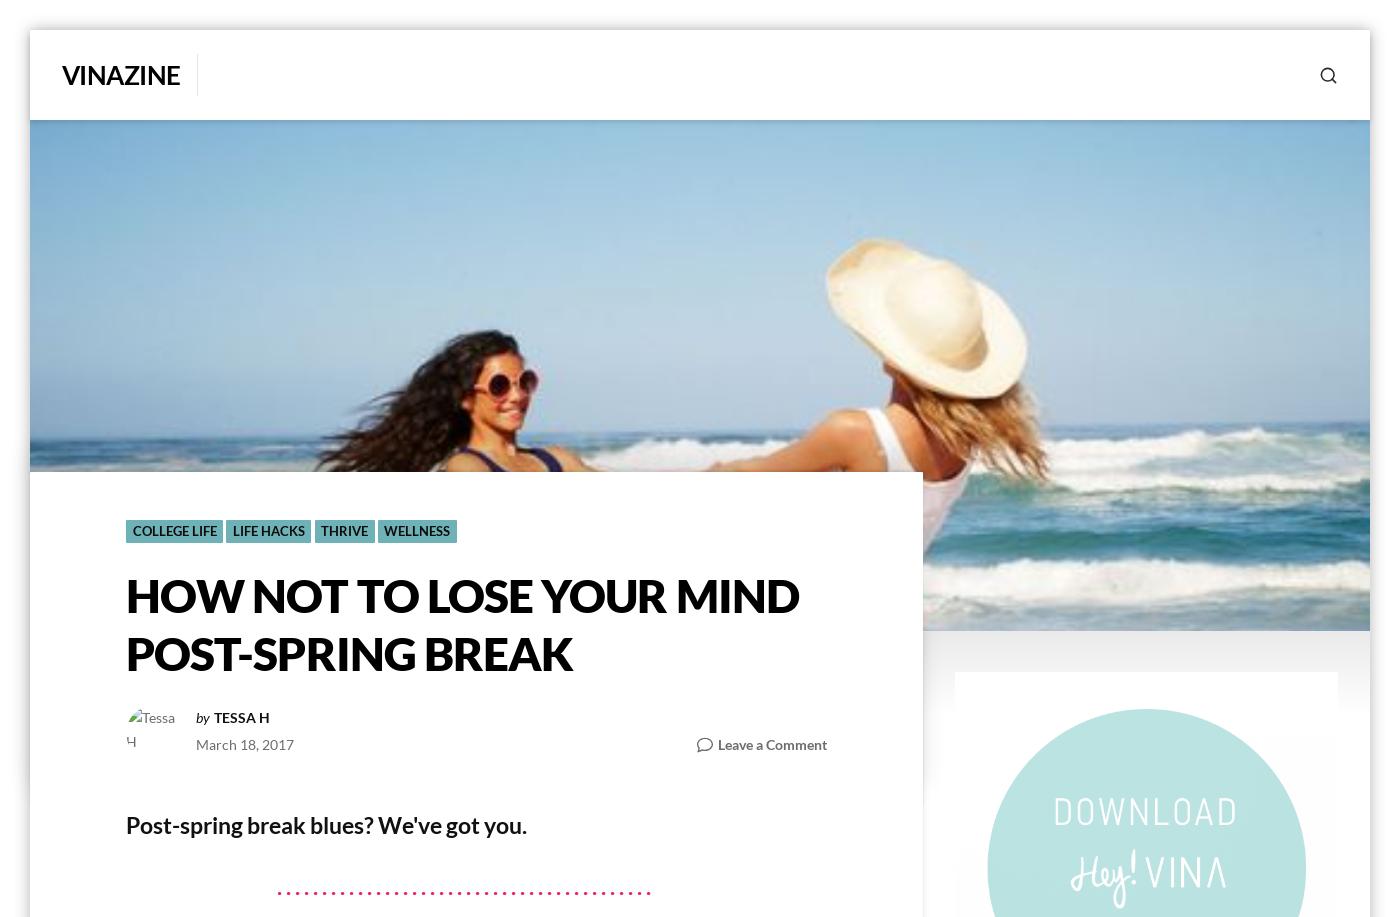  What do you see at coordinates (771, 743) in the screenshot?
I see `'Leave a Comment'` at bounding box center [771, 743].